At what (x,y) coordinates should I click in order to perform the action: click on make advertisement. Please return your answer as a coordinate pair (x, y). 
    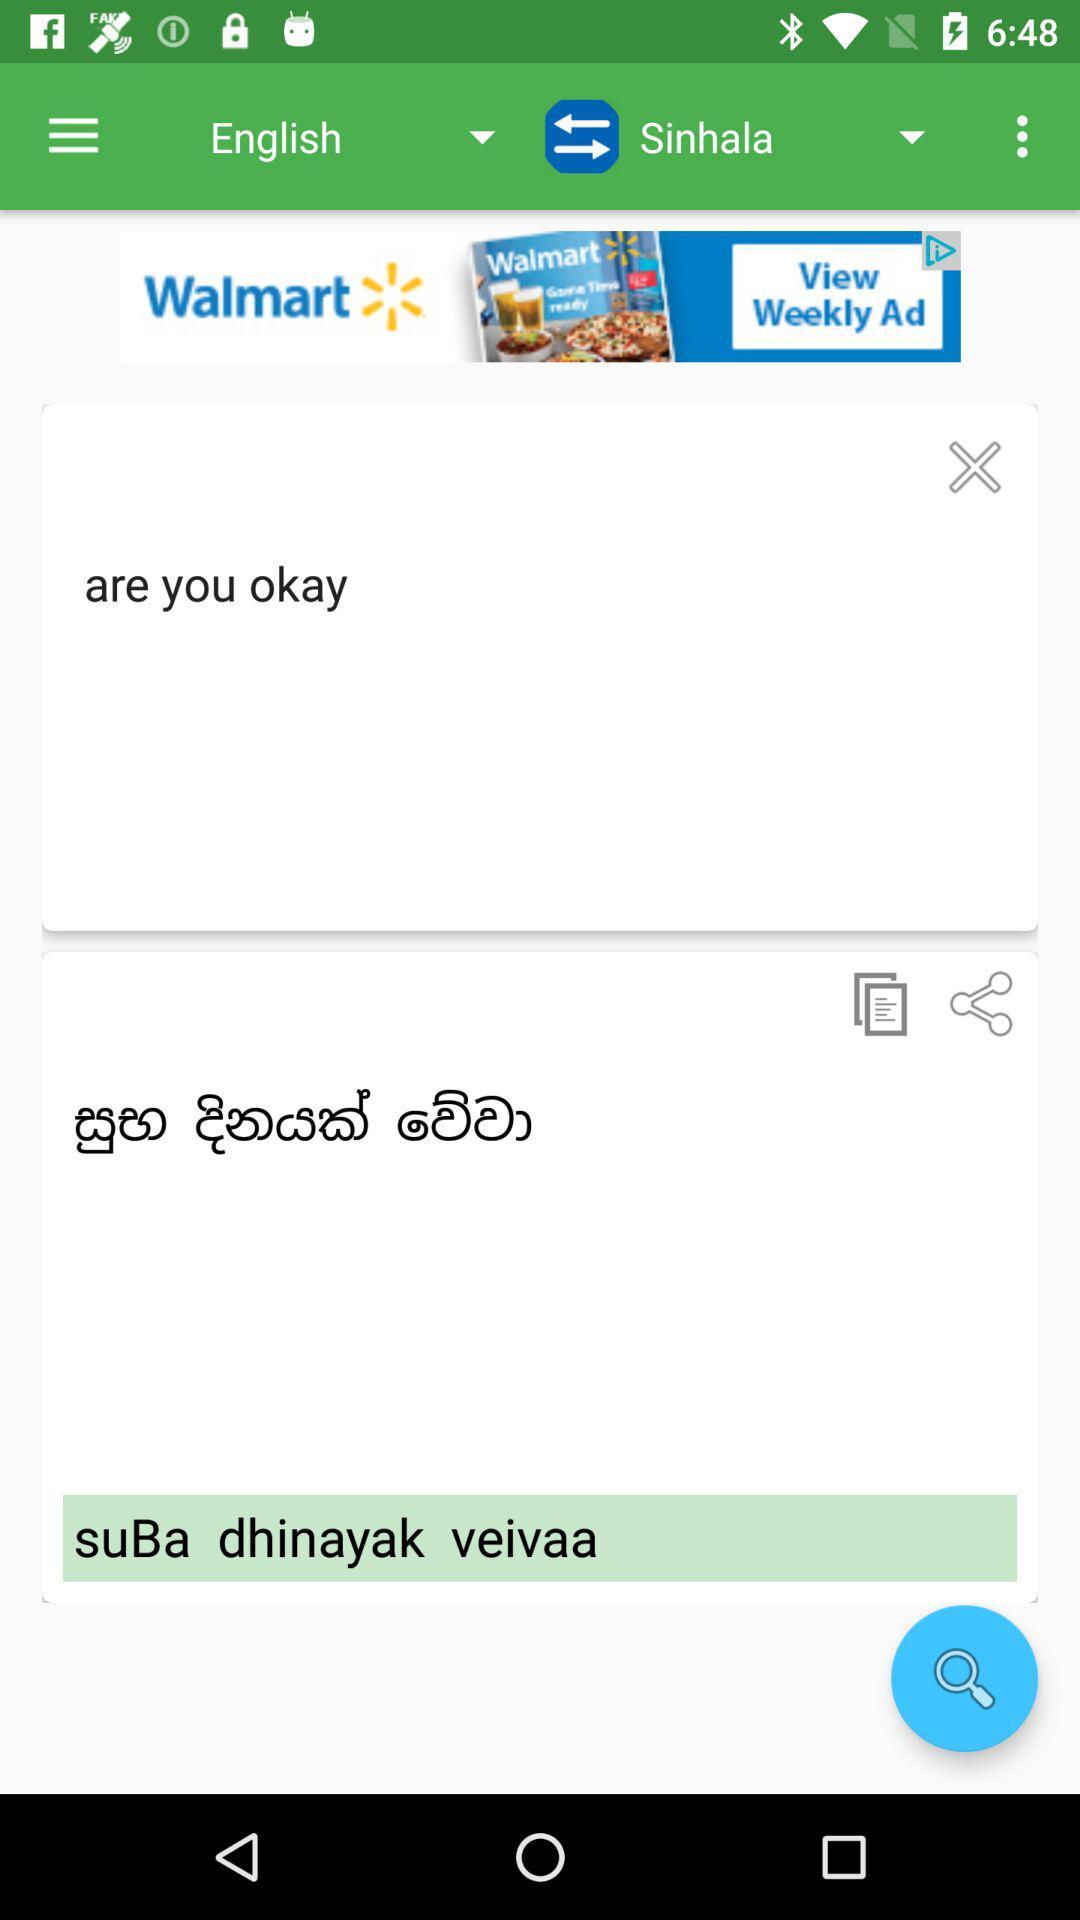
    Looking at the image, I should click on (540, 295).